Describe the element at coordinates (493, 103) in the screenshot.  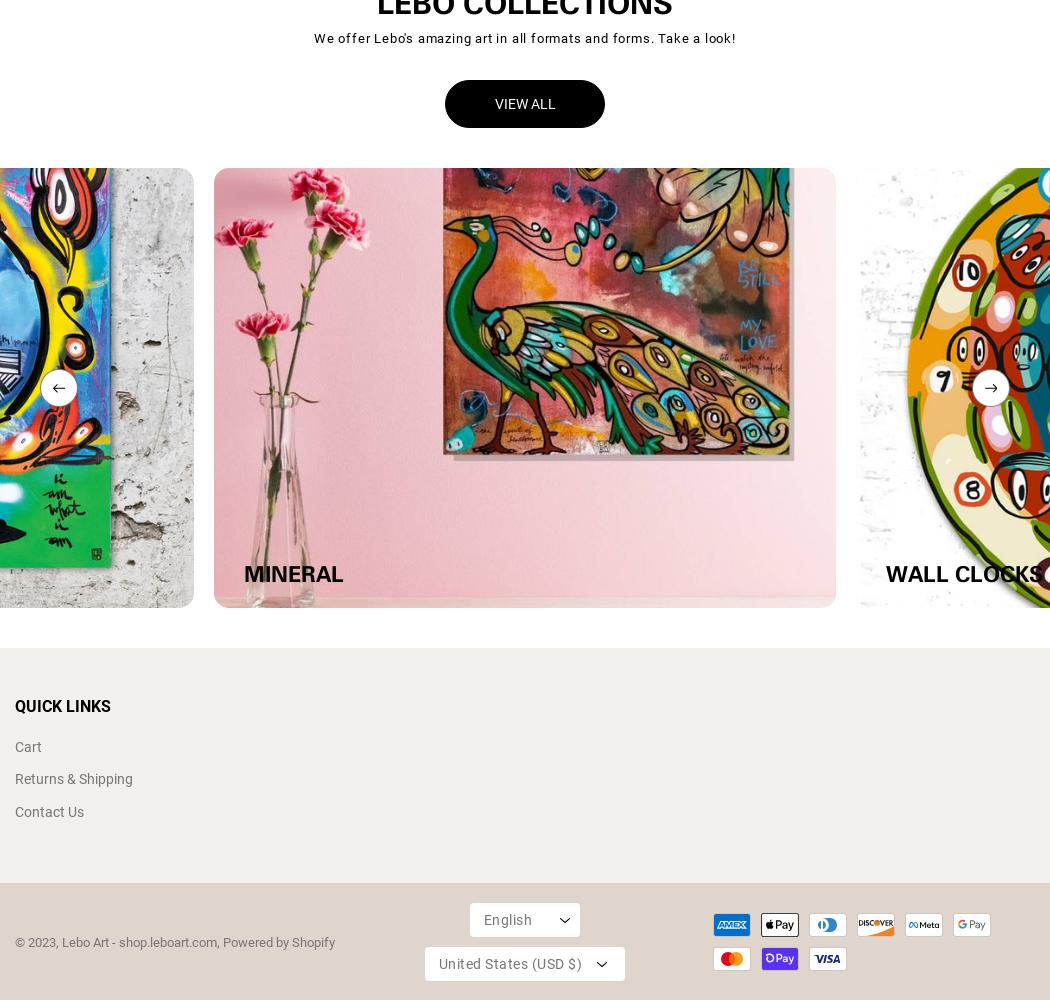
I see `'View All'` at that location.